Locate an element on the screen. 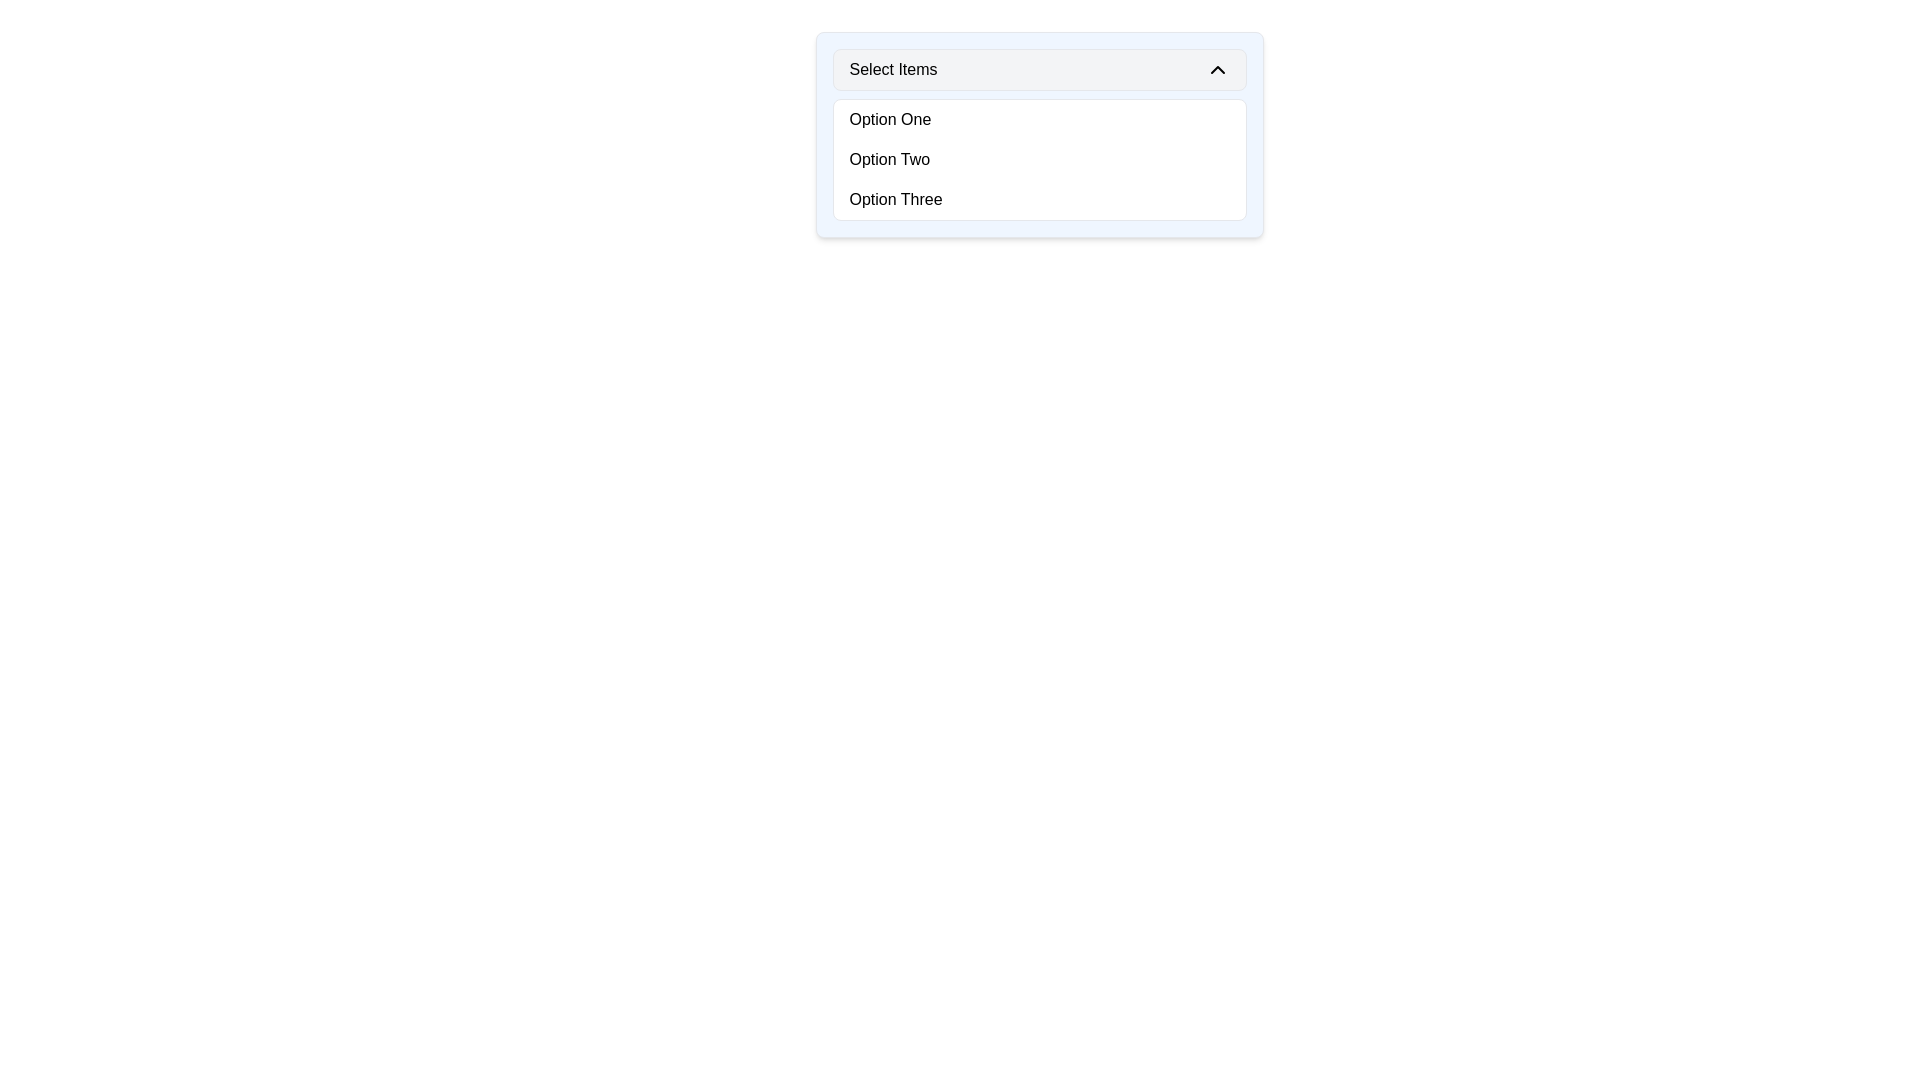  the dropdown menu located below 'Select Items' is located at coordinates (1039, 158).